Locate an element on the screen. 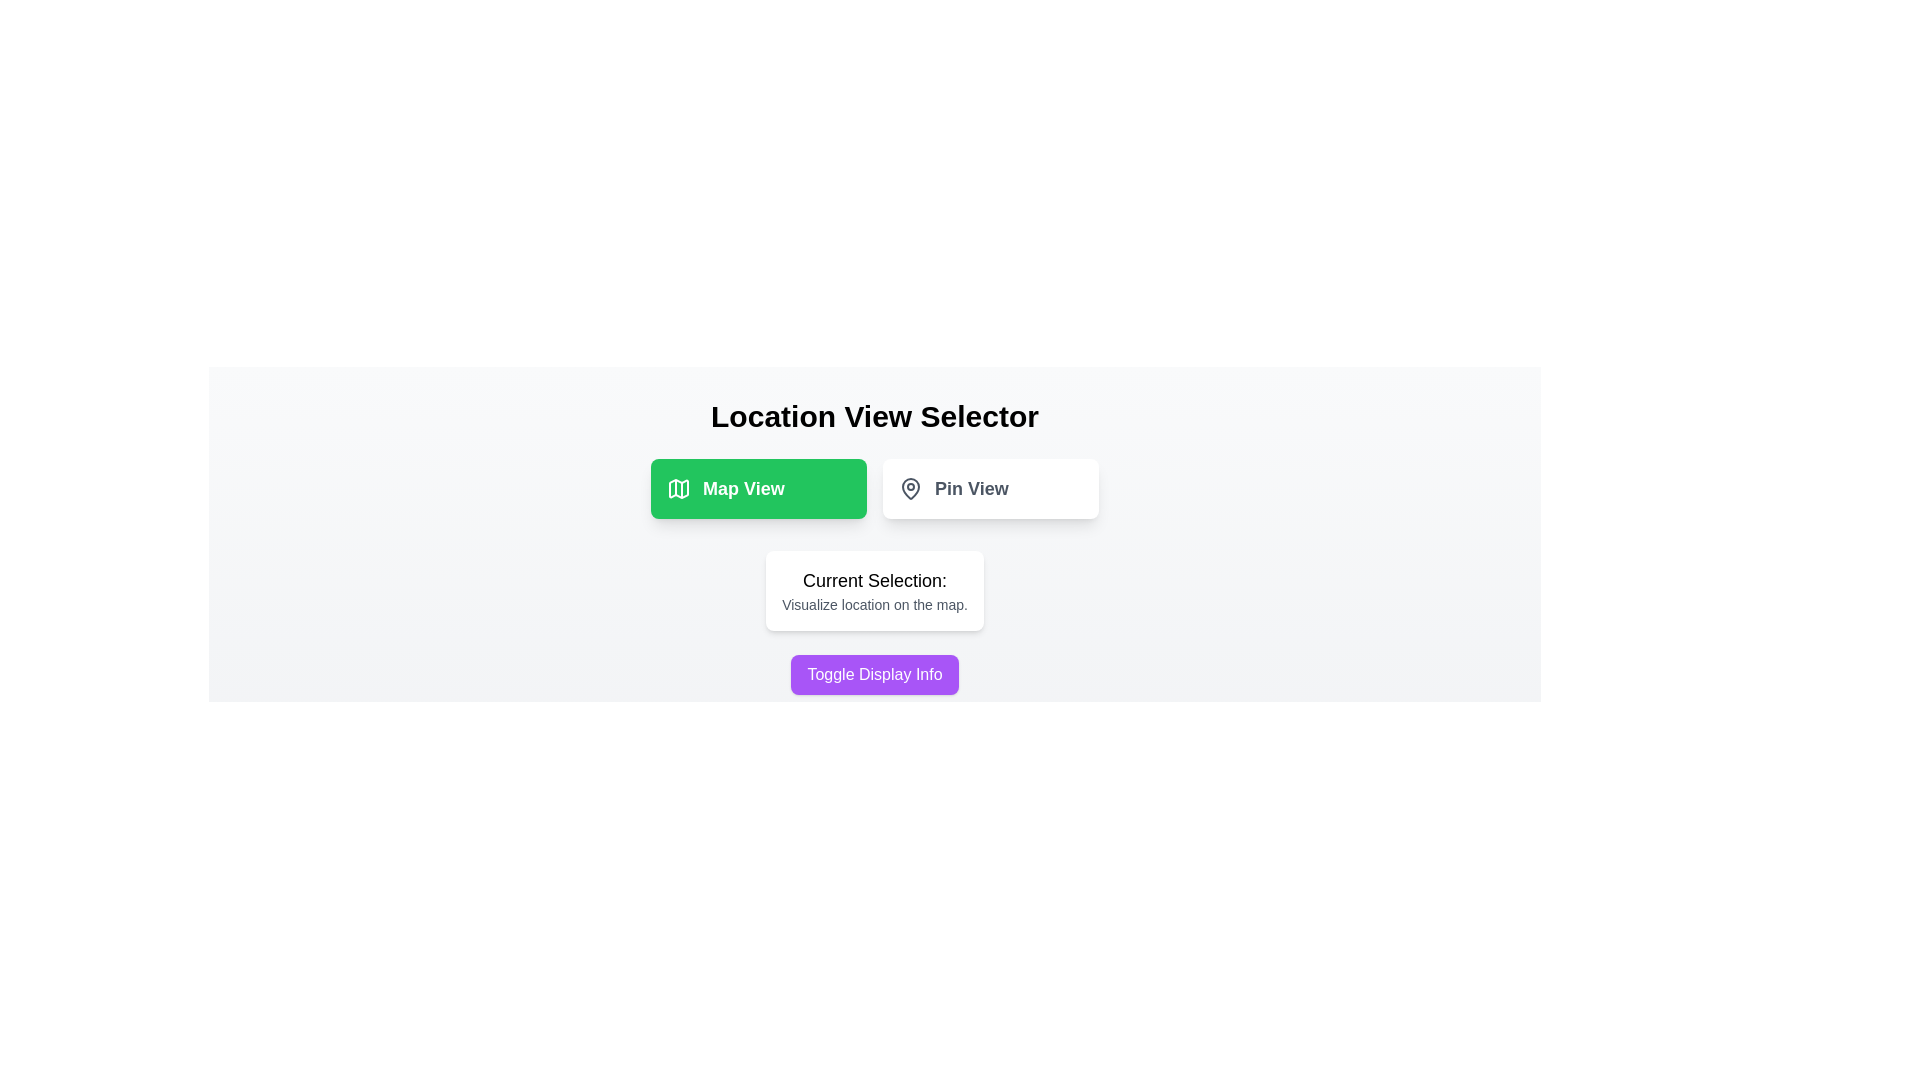 The image size is (1920, 1080). 'Toggle Display Info' button to toggle the visibility of the information box is located at coordinates (874, 675).